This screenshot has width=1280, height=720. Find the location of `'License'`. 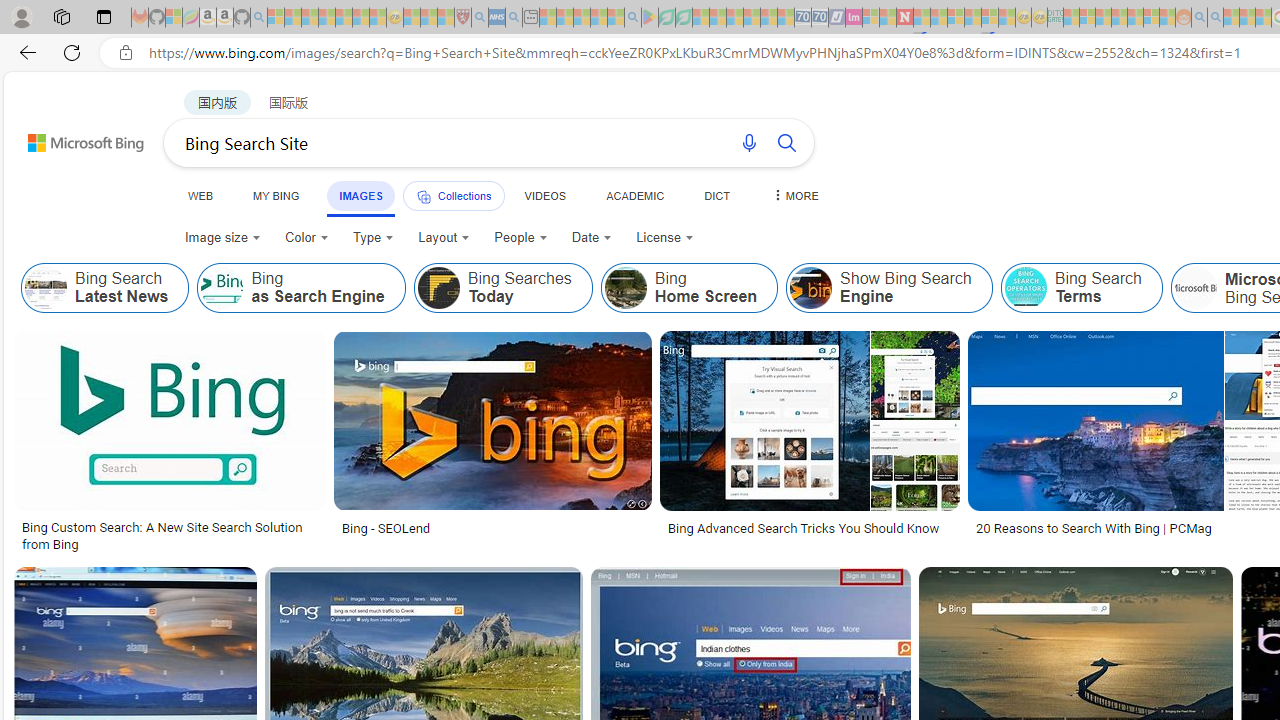

'License' is located at coordinates (664, 236).